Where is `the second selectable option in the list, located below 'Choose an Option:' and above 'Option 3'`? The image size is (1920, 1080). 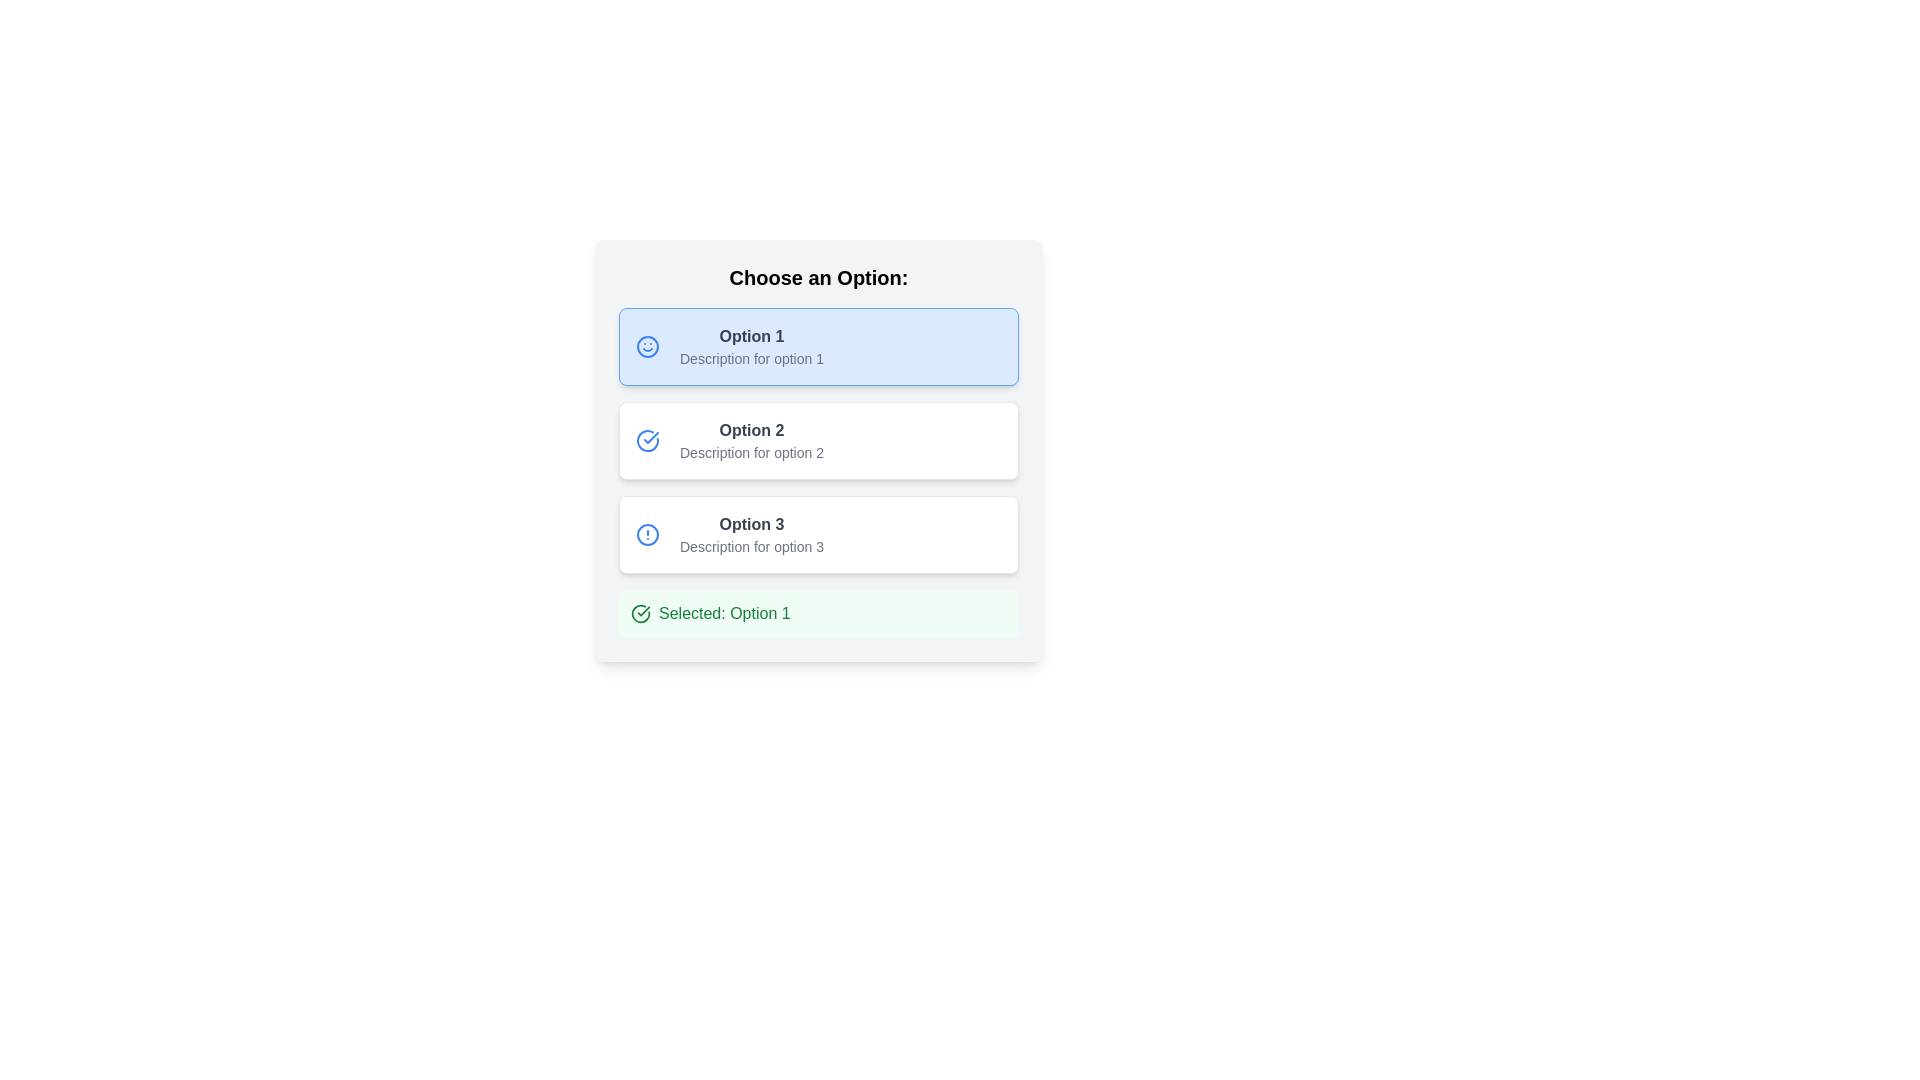
the second selectable option in the list, located below 'Choose an Option:' and above 'Option 3' is located at coordinates (819, 439).